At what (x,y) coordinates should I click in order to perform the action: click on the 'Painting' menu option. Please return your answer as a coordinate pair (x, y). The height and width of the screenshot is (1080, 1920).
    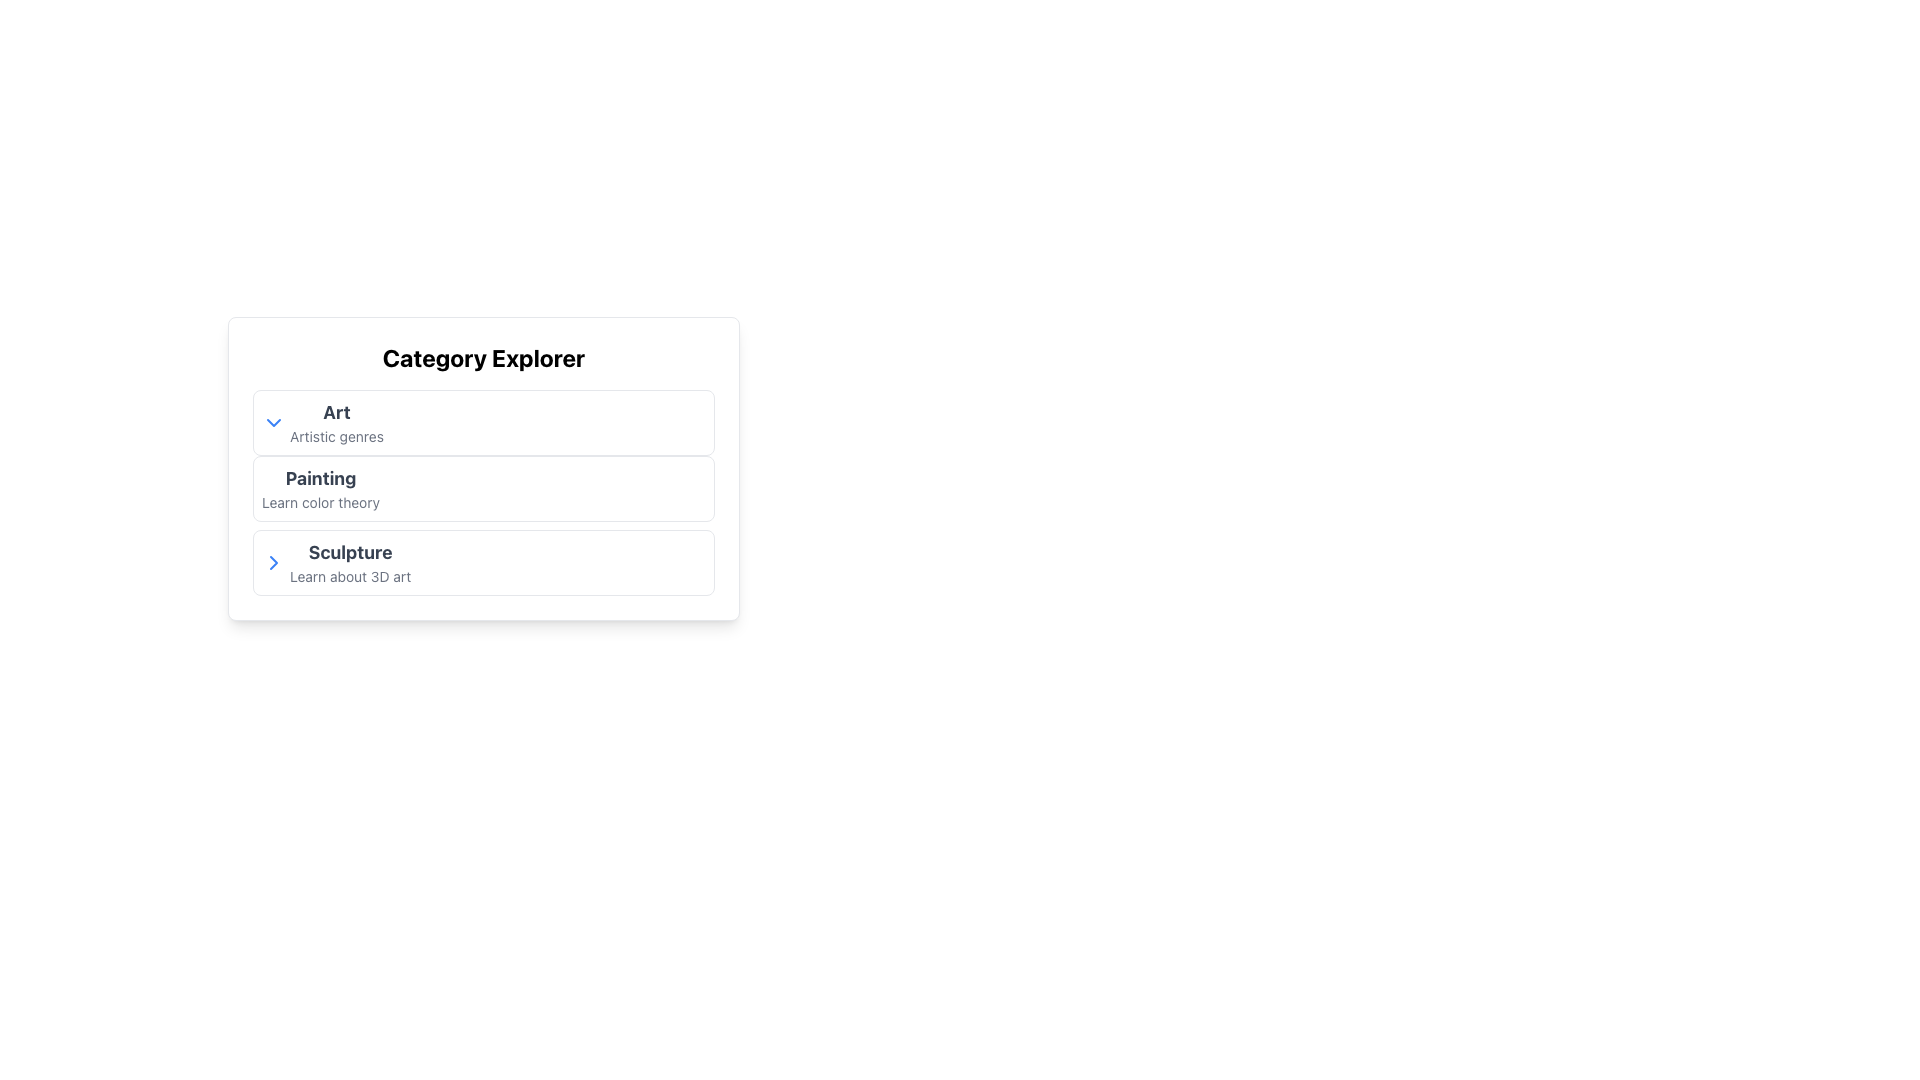
    Looking at the image, I should click on (321, 489).